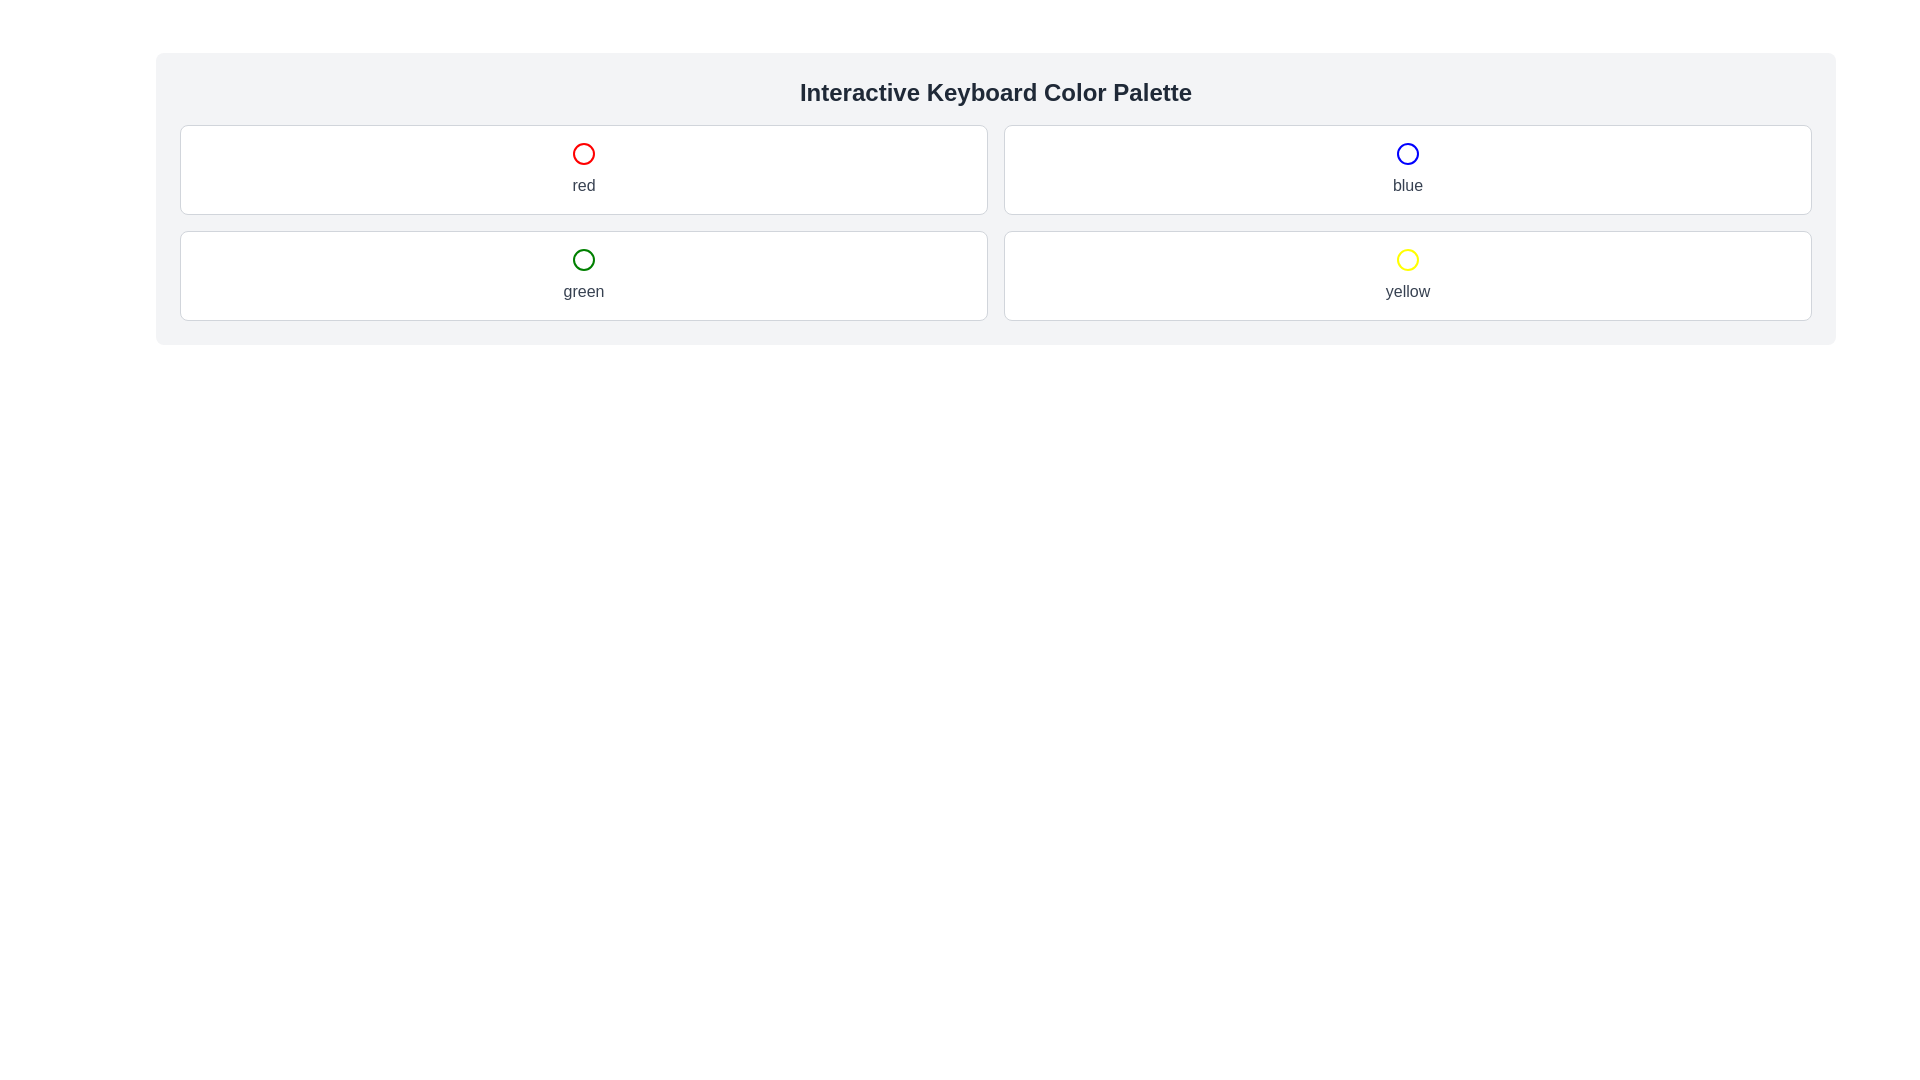 Image resolution: width=1920 pixels, height=1080 pixels. What do you see at coordinates (583, 258) in the screenshot?
I see `the circular icon with a green stroke located in the lower left quadrant of the interface, specifically in the second row, first column, below the red circular icon labeled 'red'` at bounding box center [583, 258].